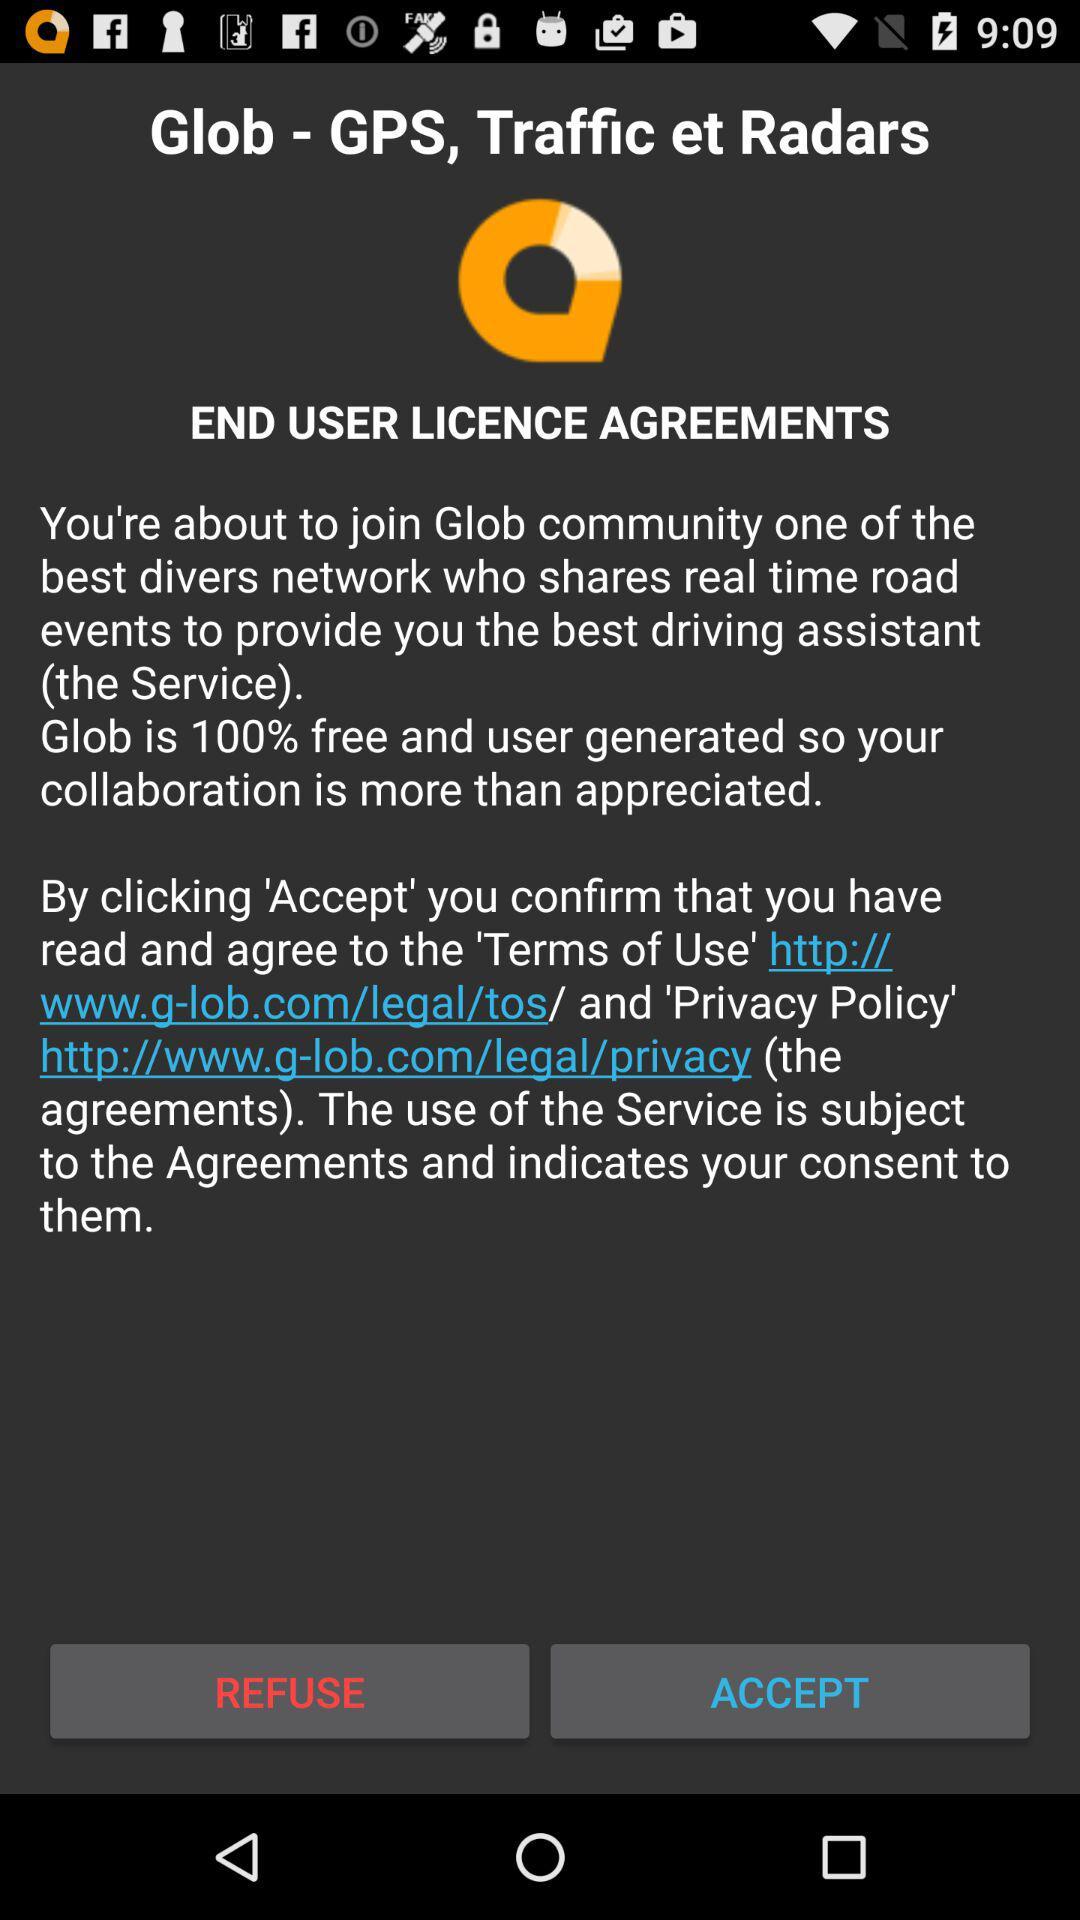 The width and height of the screenshot is (1080, 1920). What do you see at coordinates (540, 867) in the screenshot?
I see `the you re about app` at bounding box center [540, 867].